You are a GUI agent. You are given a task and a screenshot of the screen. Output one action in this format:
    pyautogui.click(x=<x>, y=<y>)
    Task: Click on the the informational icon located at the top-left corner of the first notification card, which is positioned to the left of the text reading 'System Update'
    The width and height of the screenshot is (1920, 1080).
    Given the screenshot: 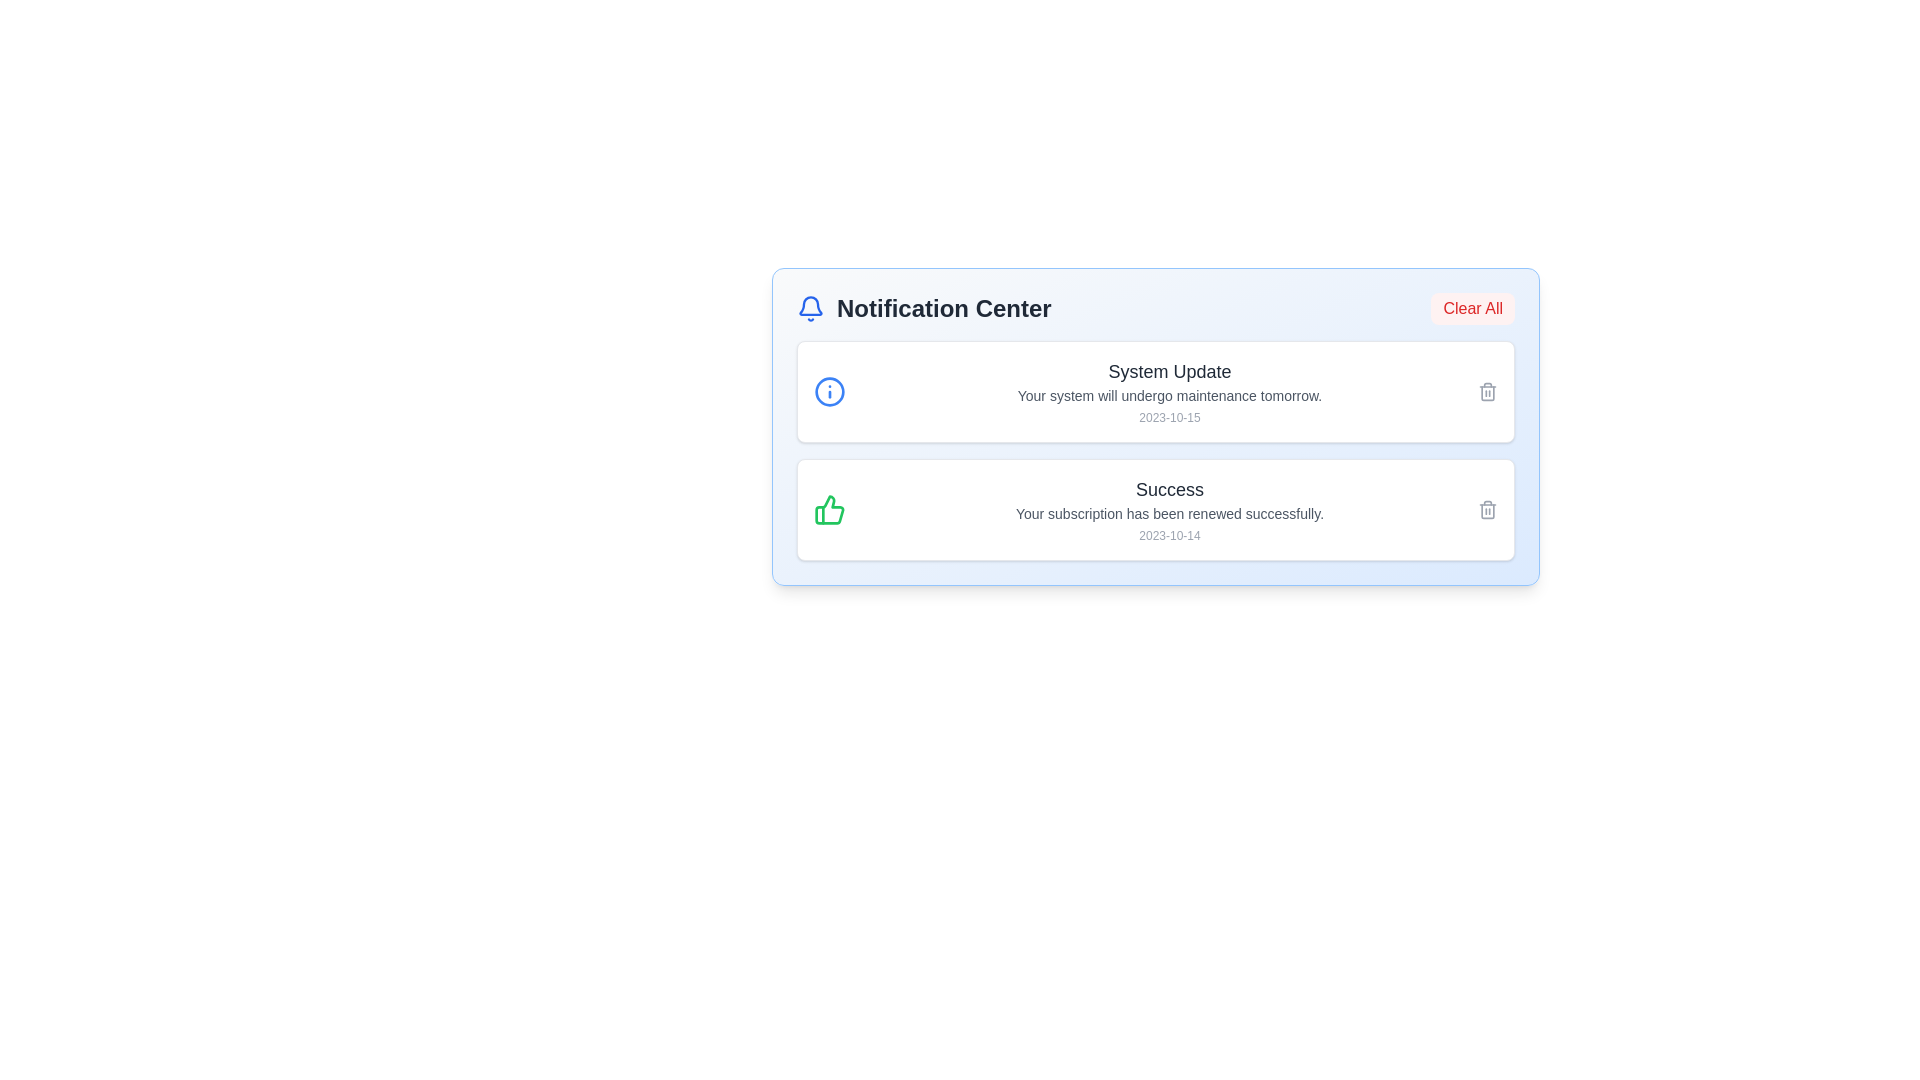 What is the action you would take?
    pyautogui.click(x=830, y=392)
    